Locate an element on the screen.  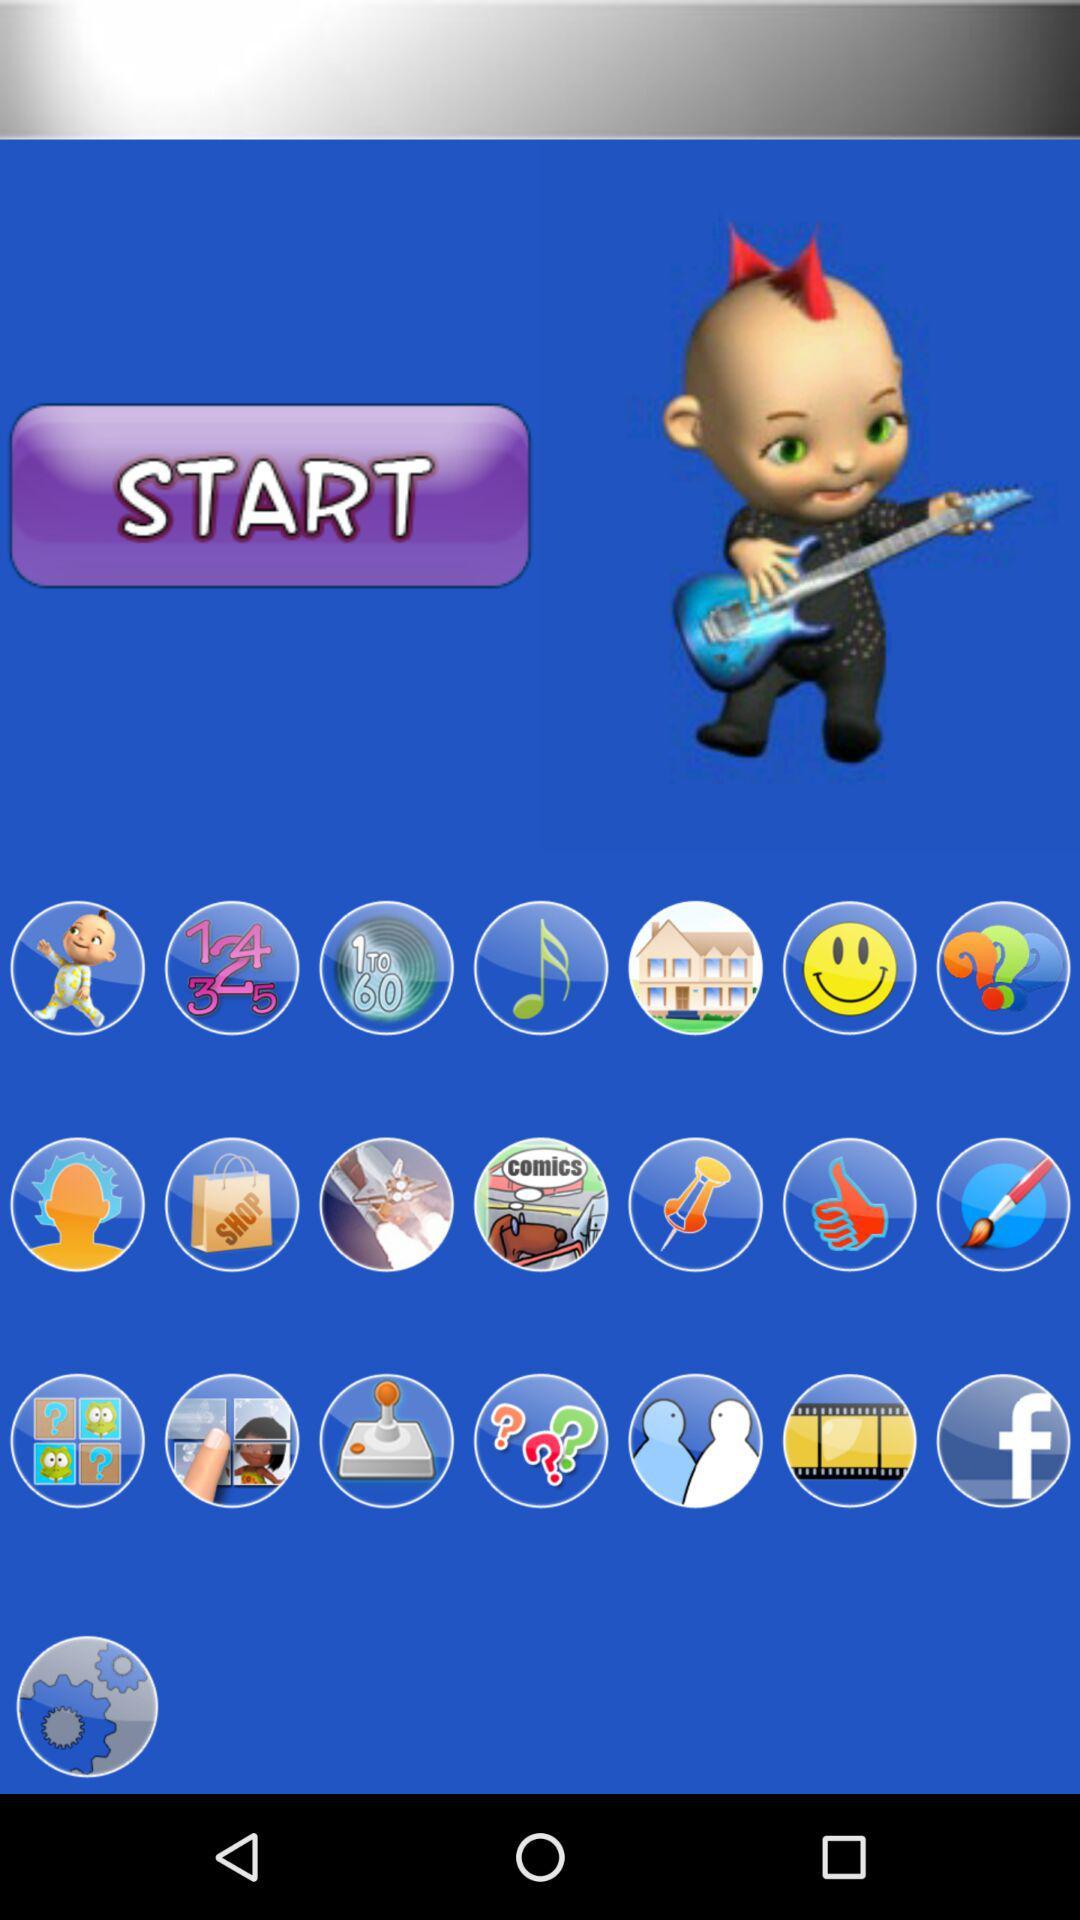
1-60 option is located at coordinates (386, 968).